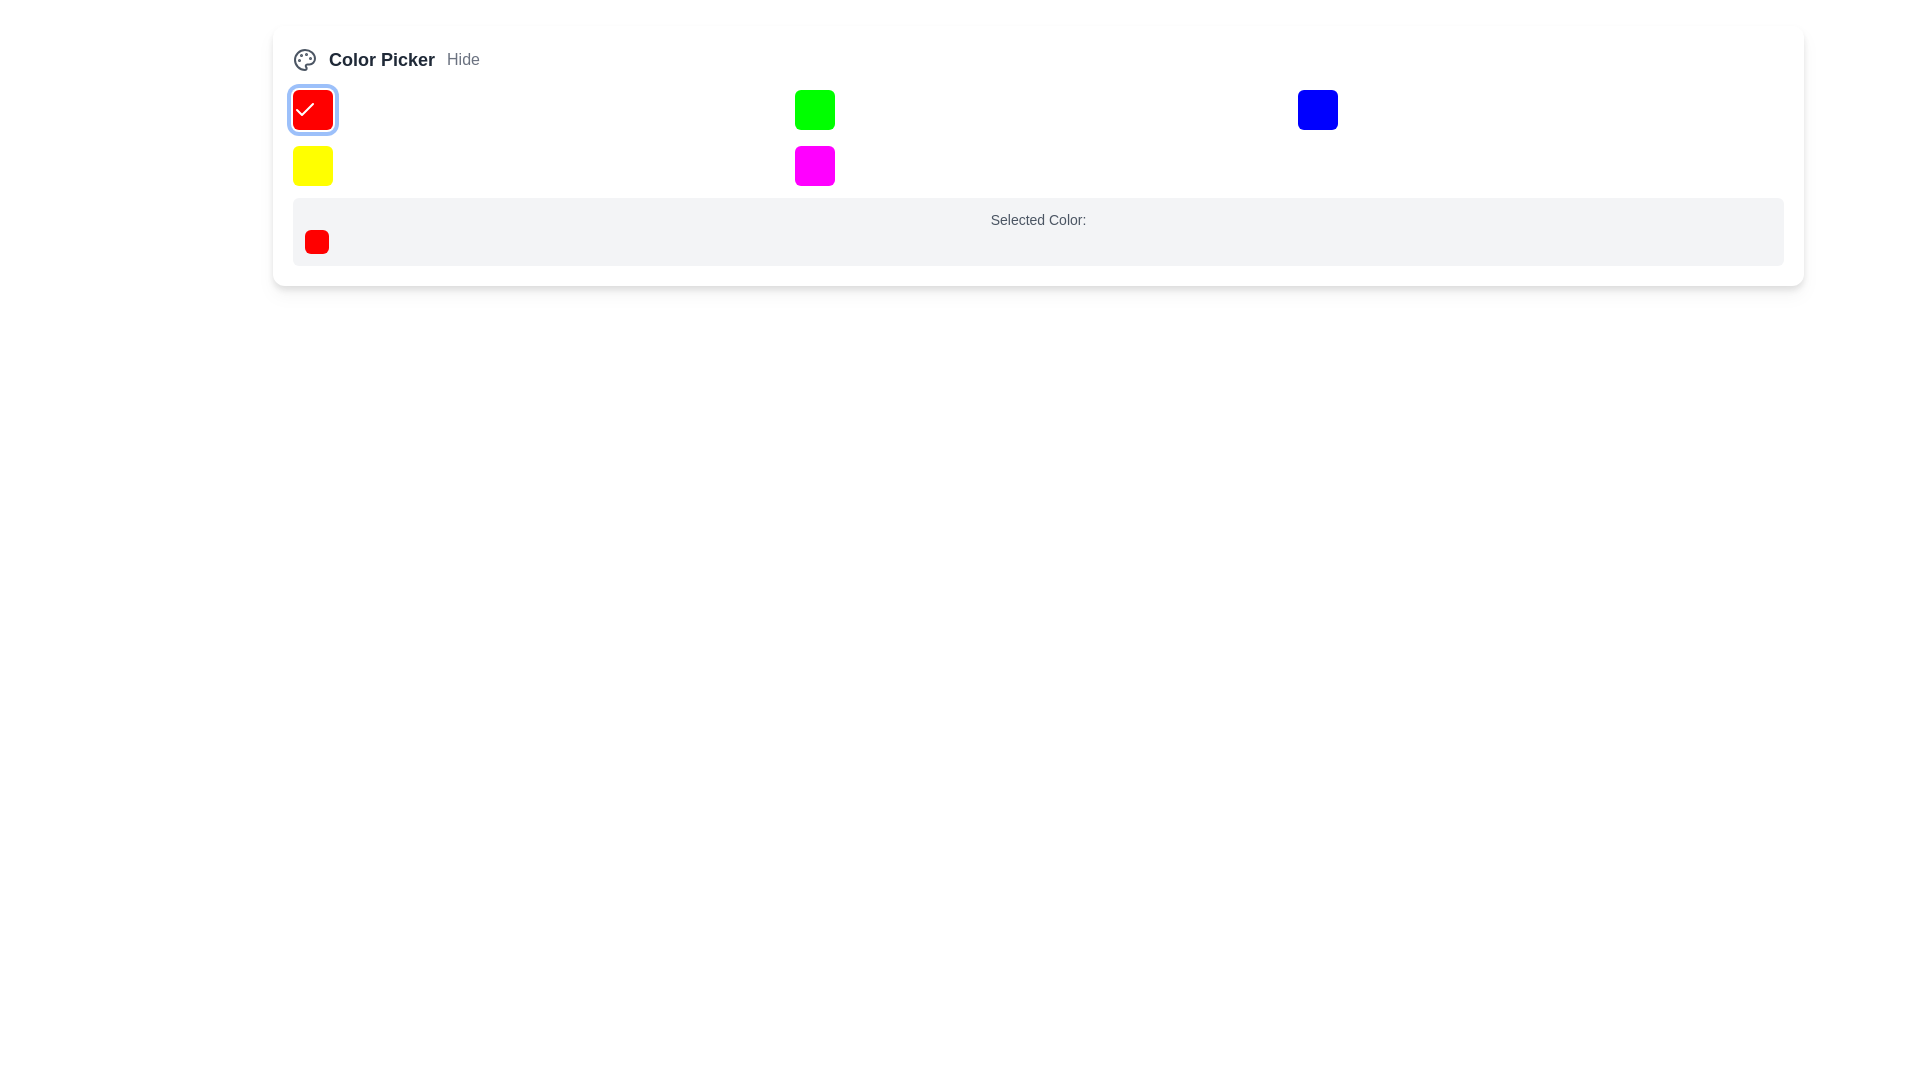 This screenshot has height=1080, width=1920. Describe the element at coordinates (1317, 110) in the screenshot. I see `the square-shaped button with a rounded border and solid blue background located in the top row, third from the right` at that location.